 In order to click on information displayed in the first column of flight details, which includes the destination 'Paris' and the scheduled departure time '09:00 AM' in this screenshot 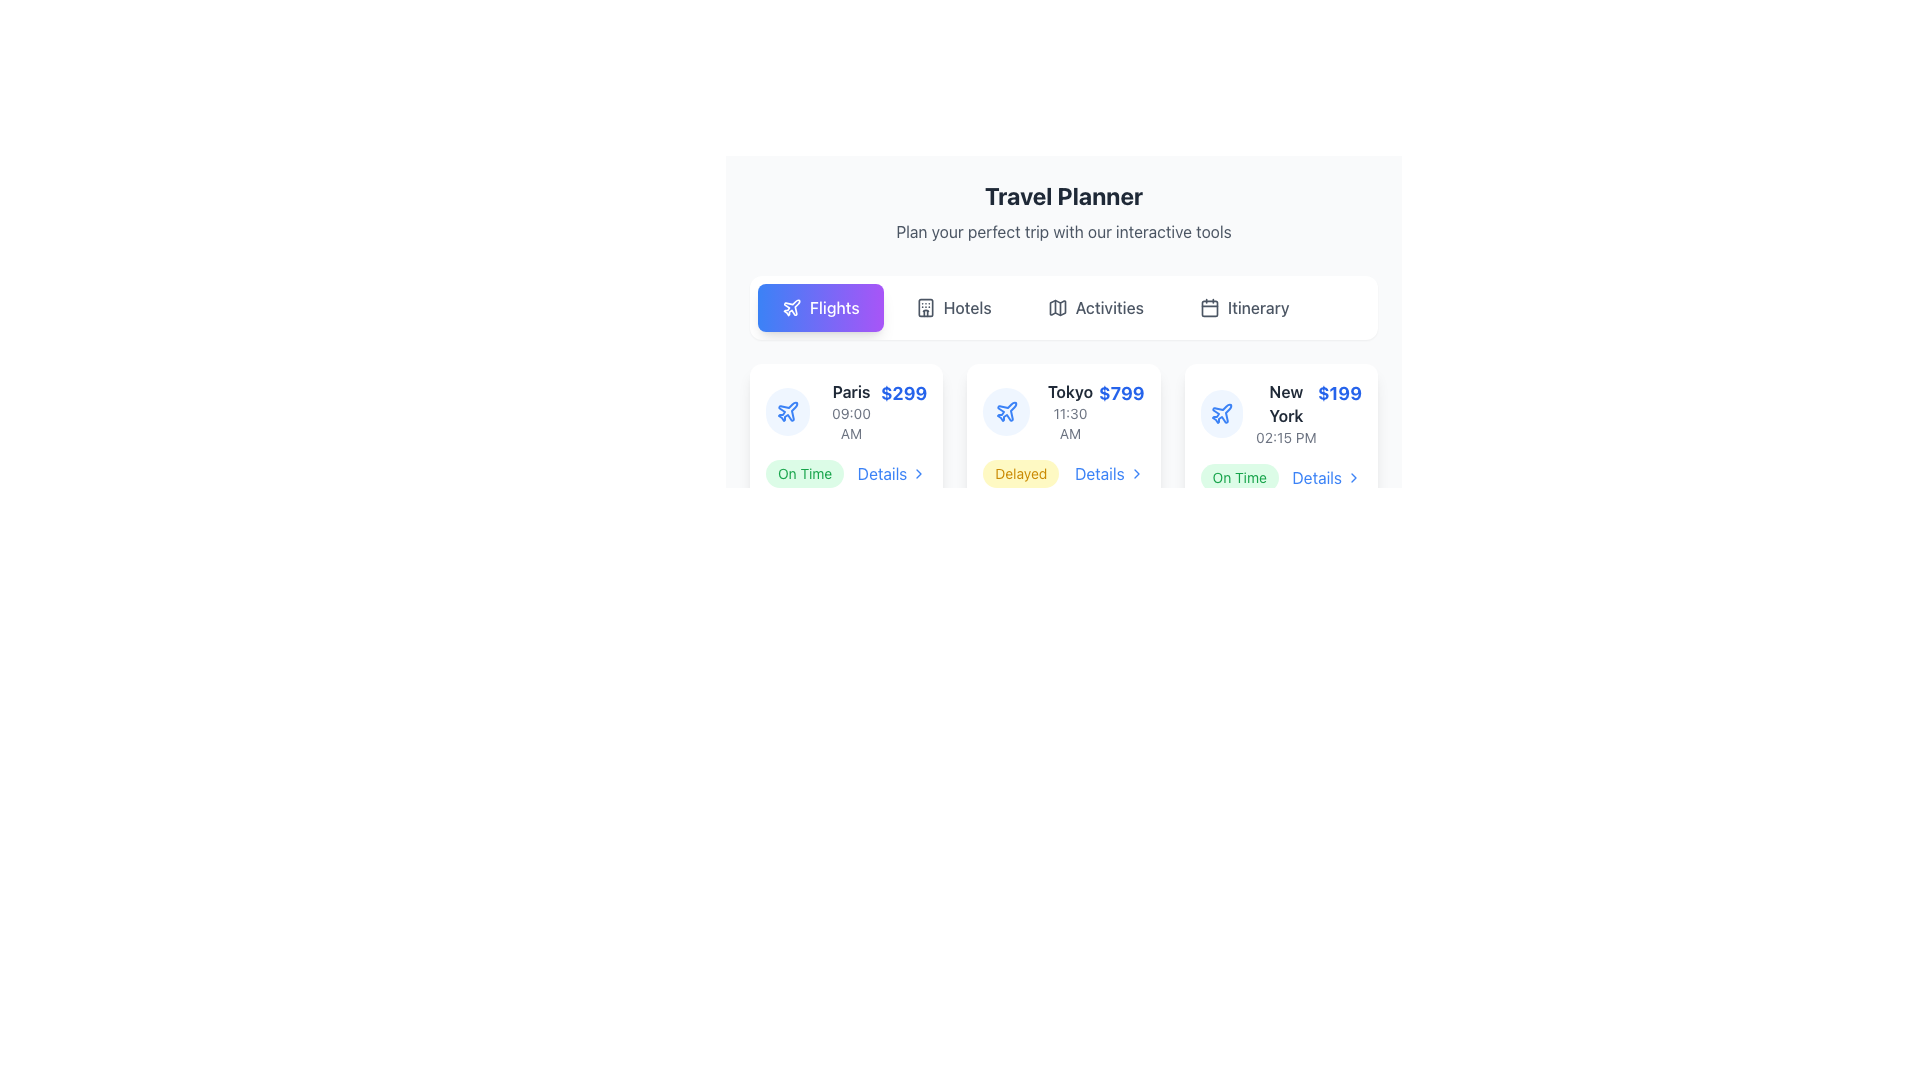, I will do `click(823, 411)`.